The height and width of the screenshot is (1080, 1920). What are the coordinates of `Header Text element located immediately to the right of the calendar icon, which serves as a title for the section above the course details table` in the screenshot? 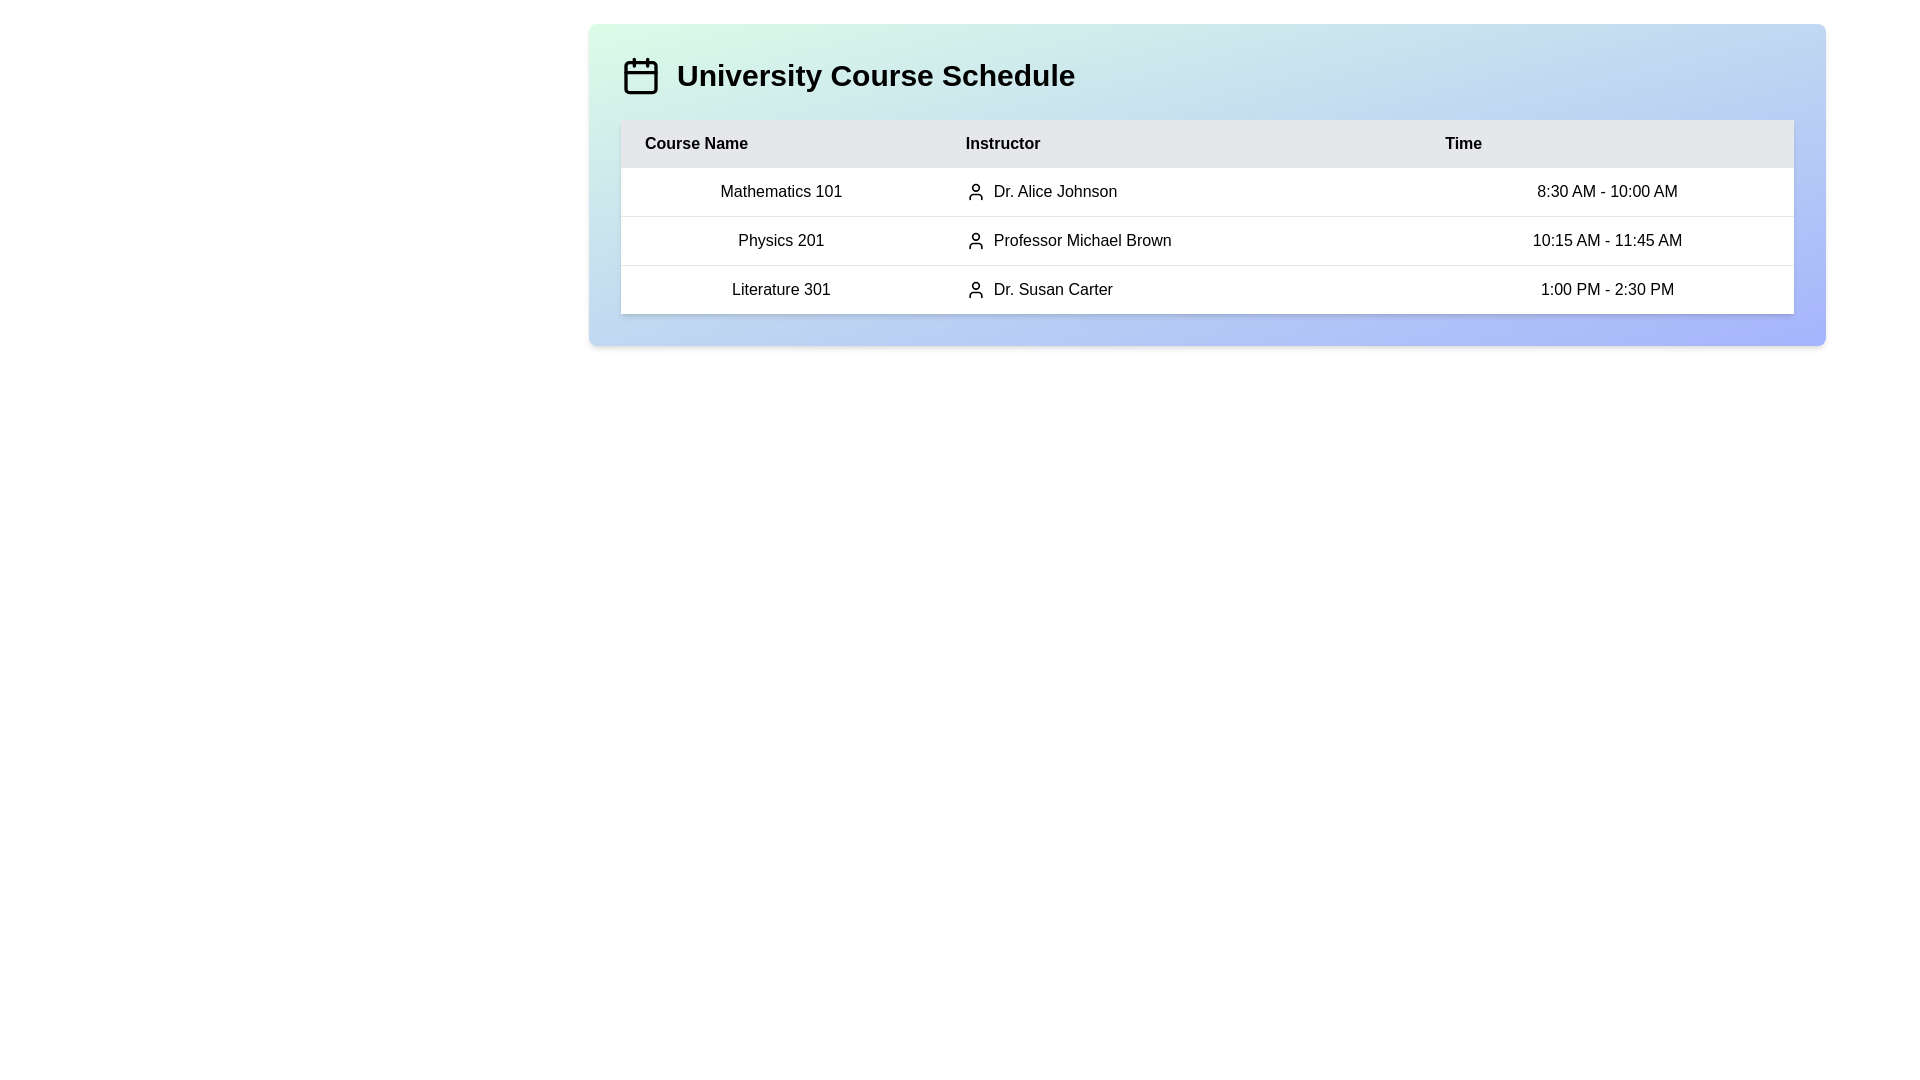 It's located at (876, 75).